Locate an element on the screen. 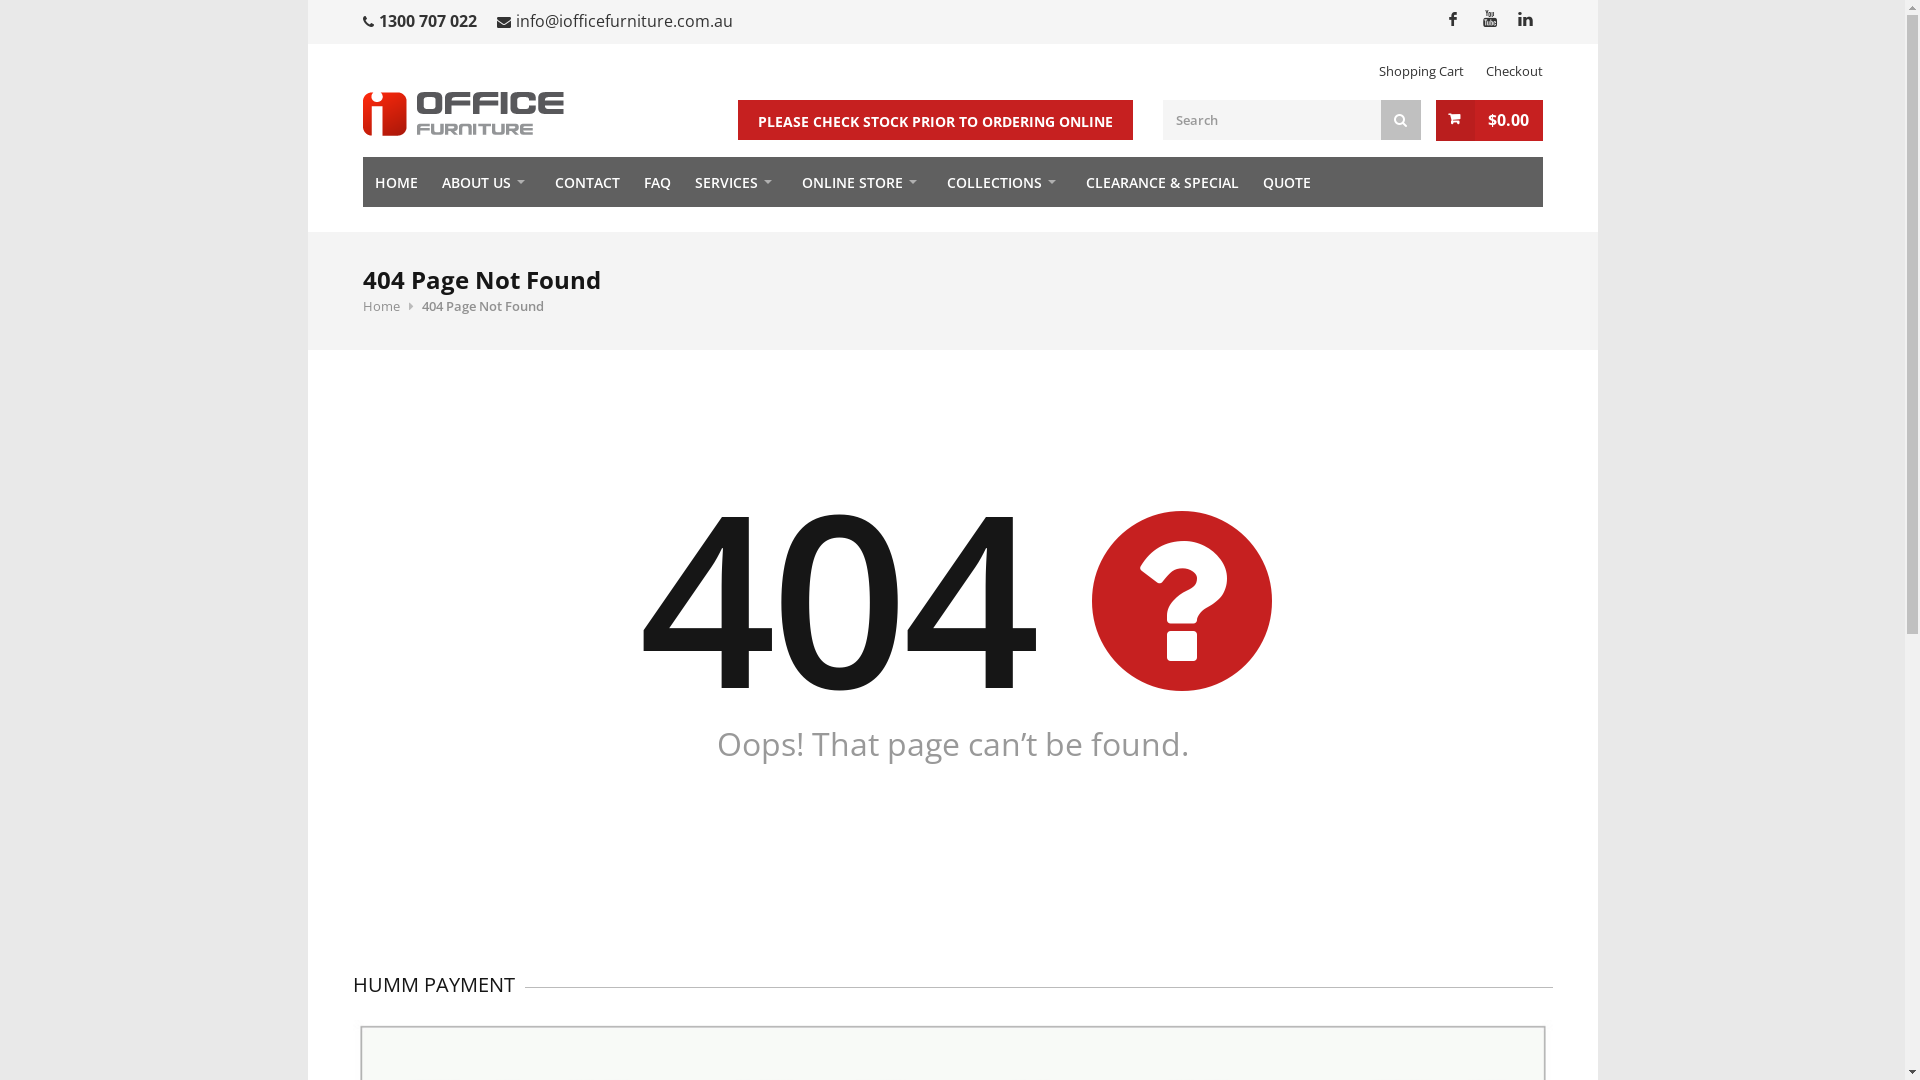  'COLLECTIONS' is located at coordinates (1003, 181).